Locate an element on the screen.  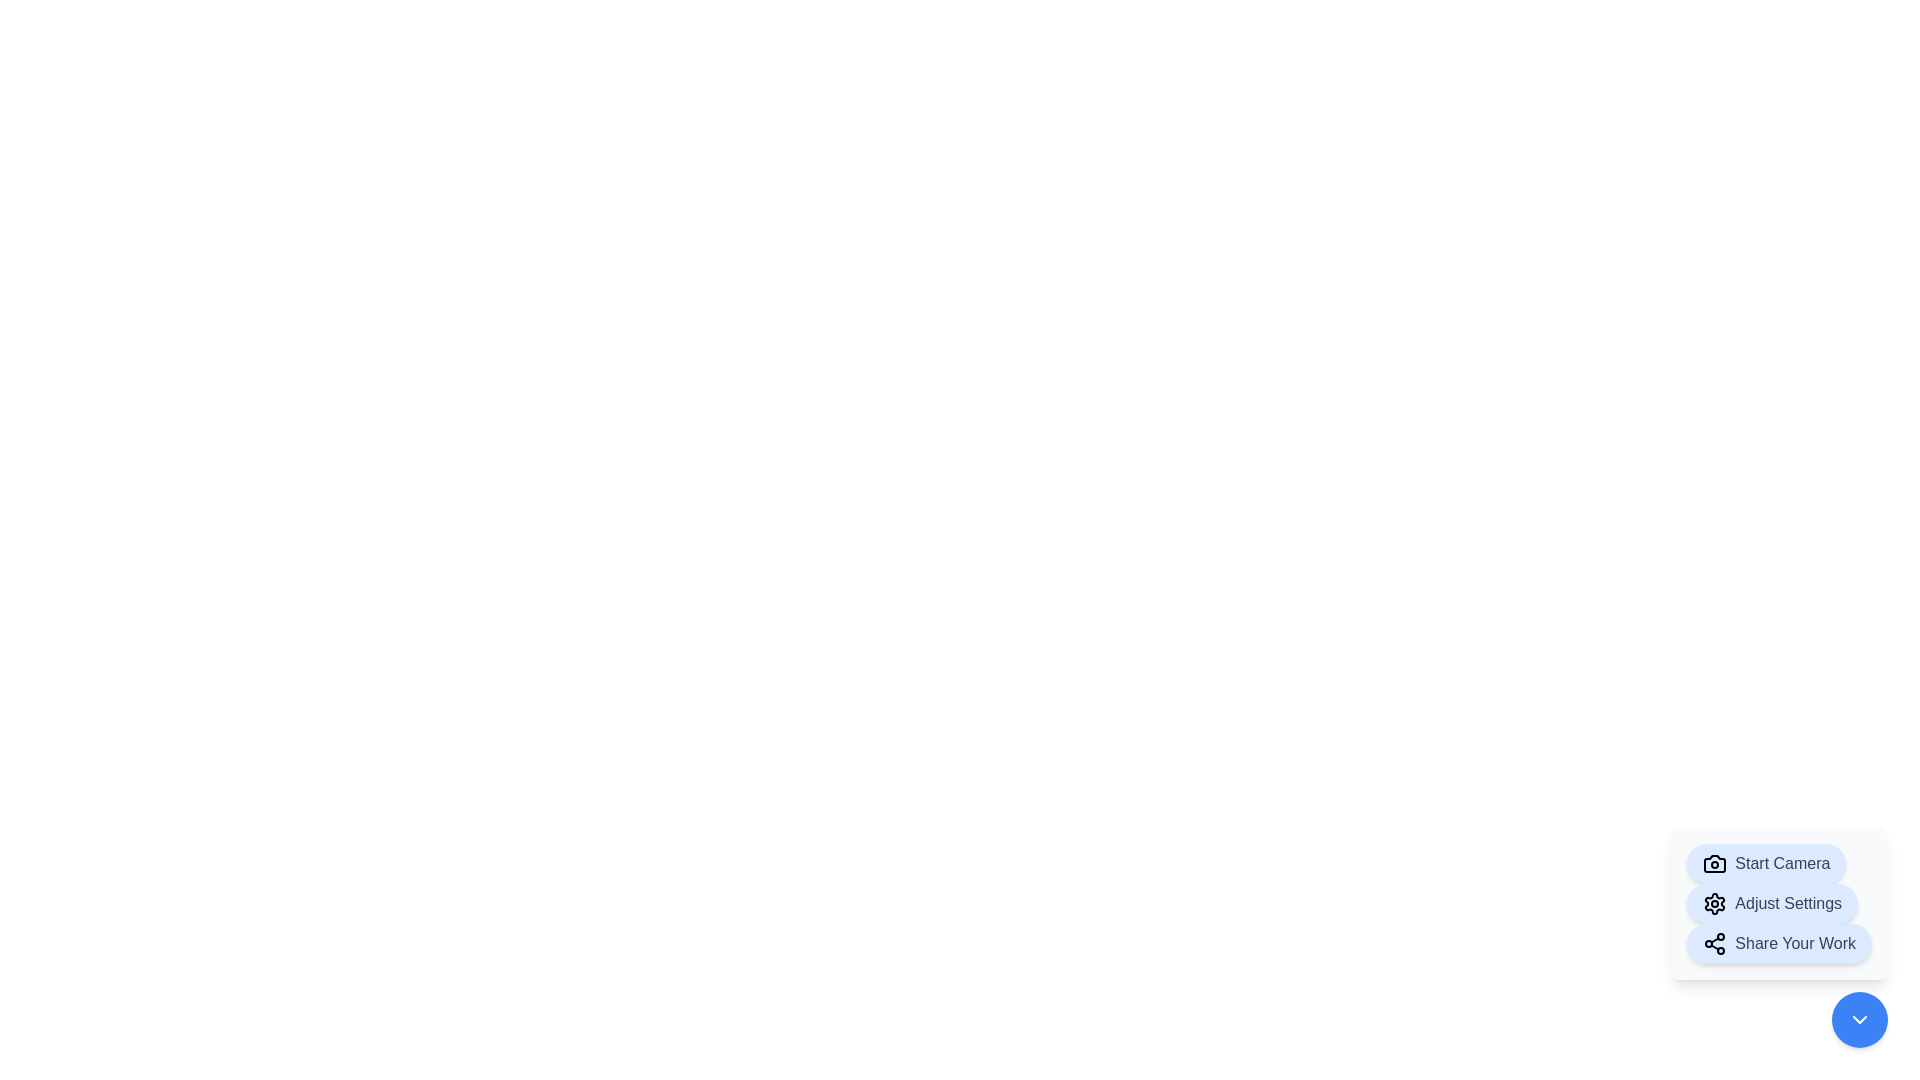
the text label located at the bottom-right corner of the interface, which describes the sharing feature is located at coordinates (1795, 944).